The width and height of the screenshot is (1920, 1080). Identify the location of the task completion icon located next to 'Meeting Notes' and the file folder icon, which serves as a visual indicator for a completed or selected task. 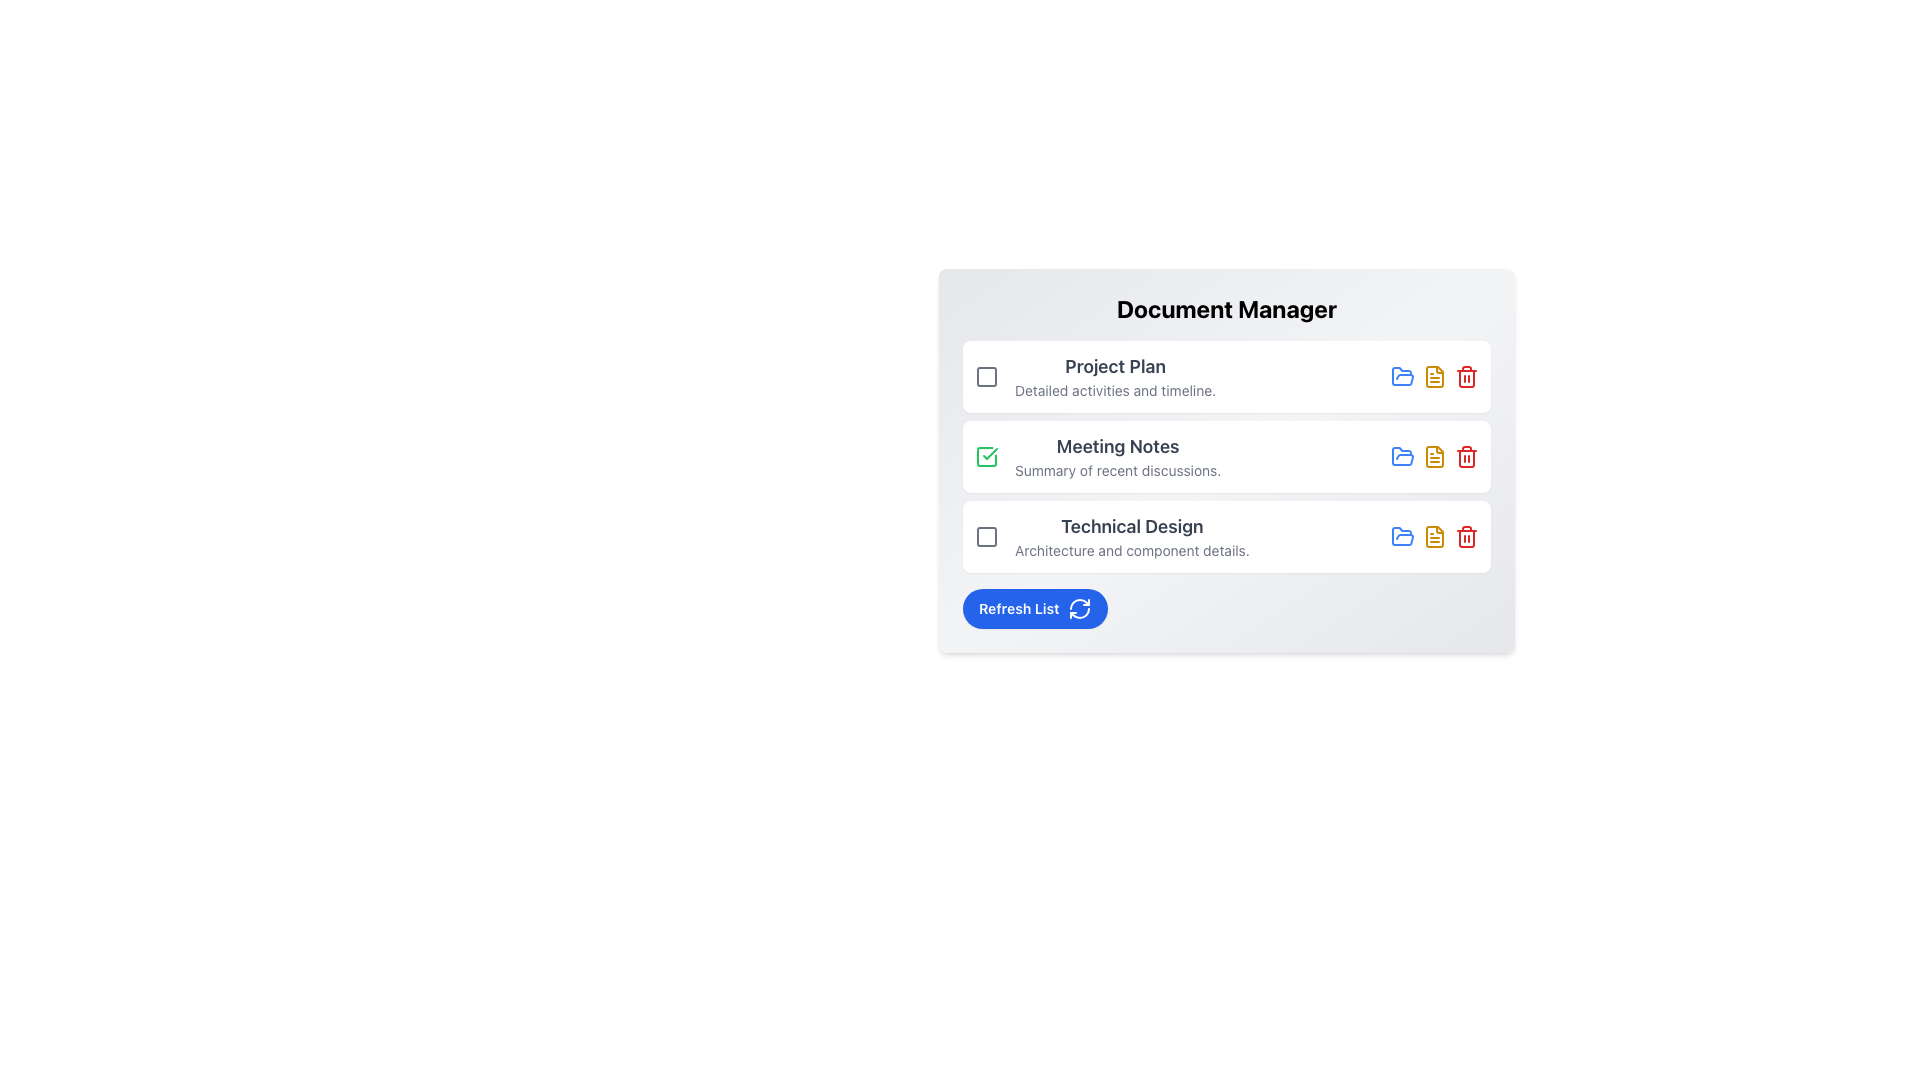
(990, 454).